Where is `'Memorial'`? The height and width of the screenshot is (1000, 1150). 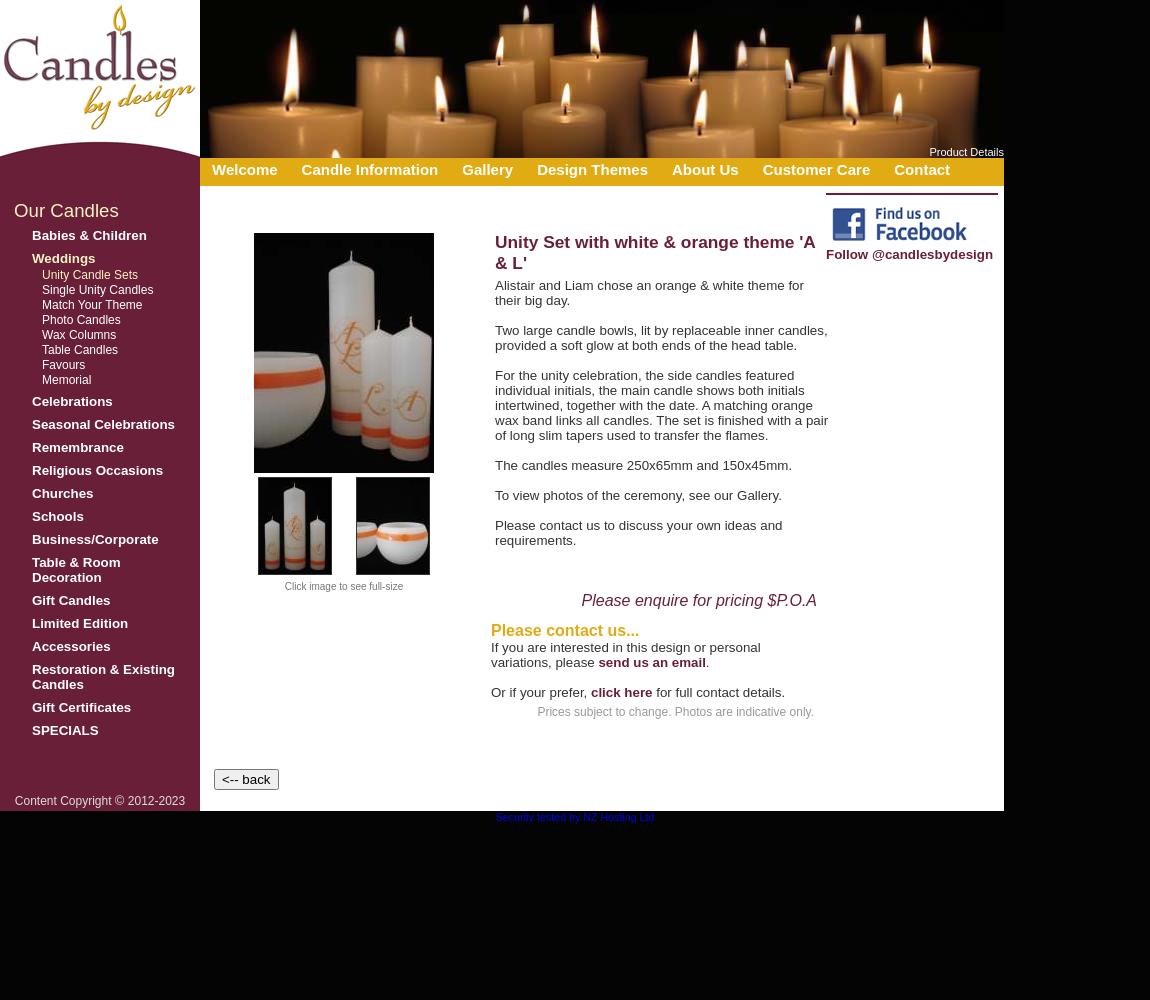 'Memorial' is located at coordinates (40, 380).